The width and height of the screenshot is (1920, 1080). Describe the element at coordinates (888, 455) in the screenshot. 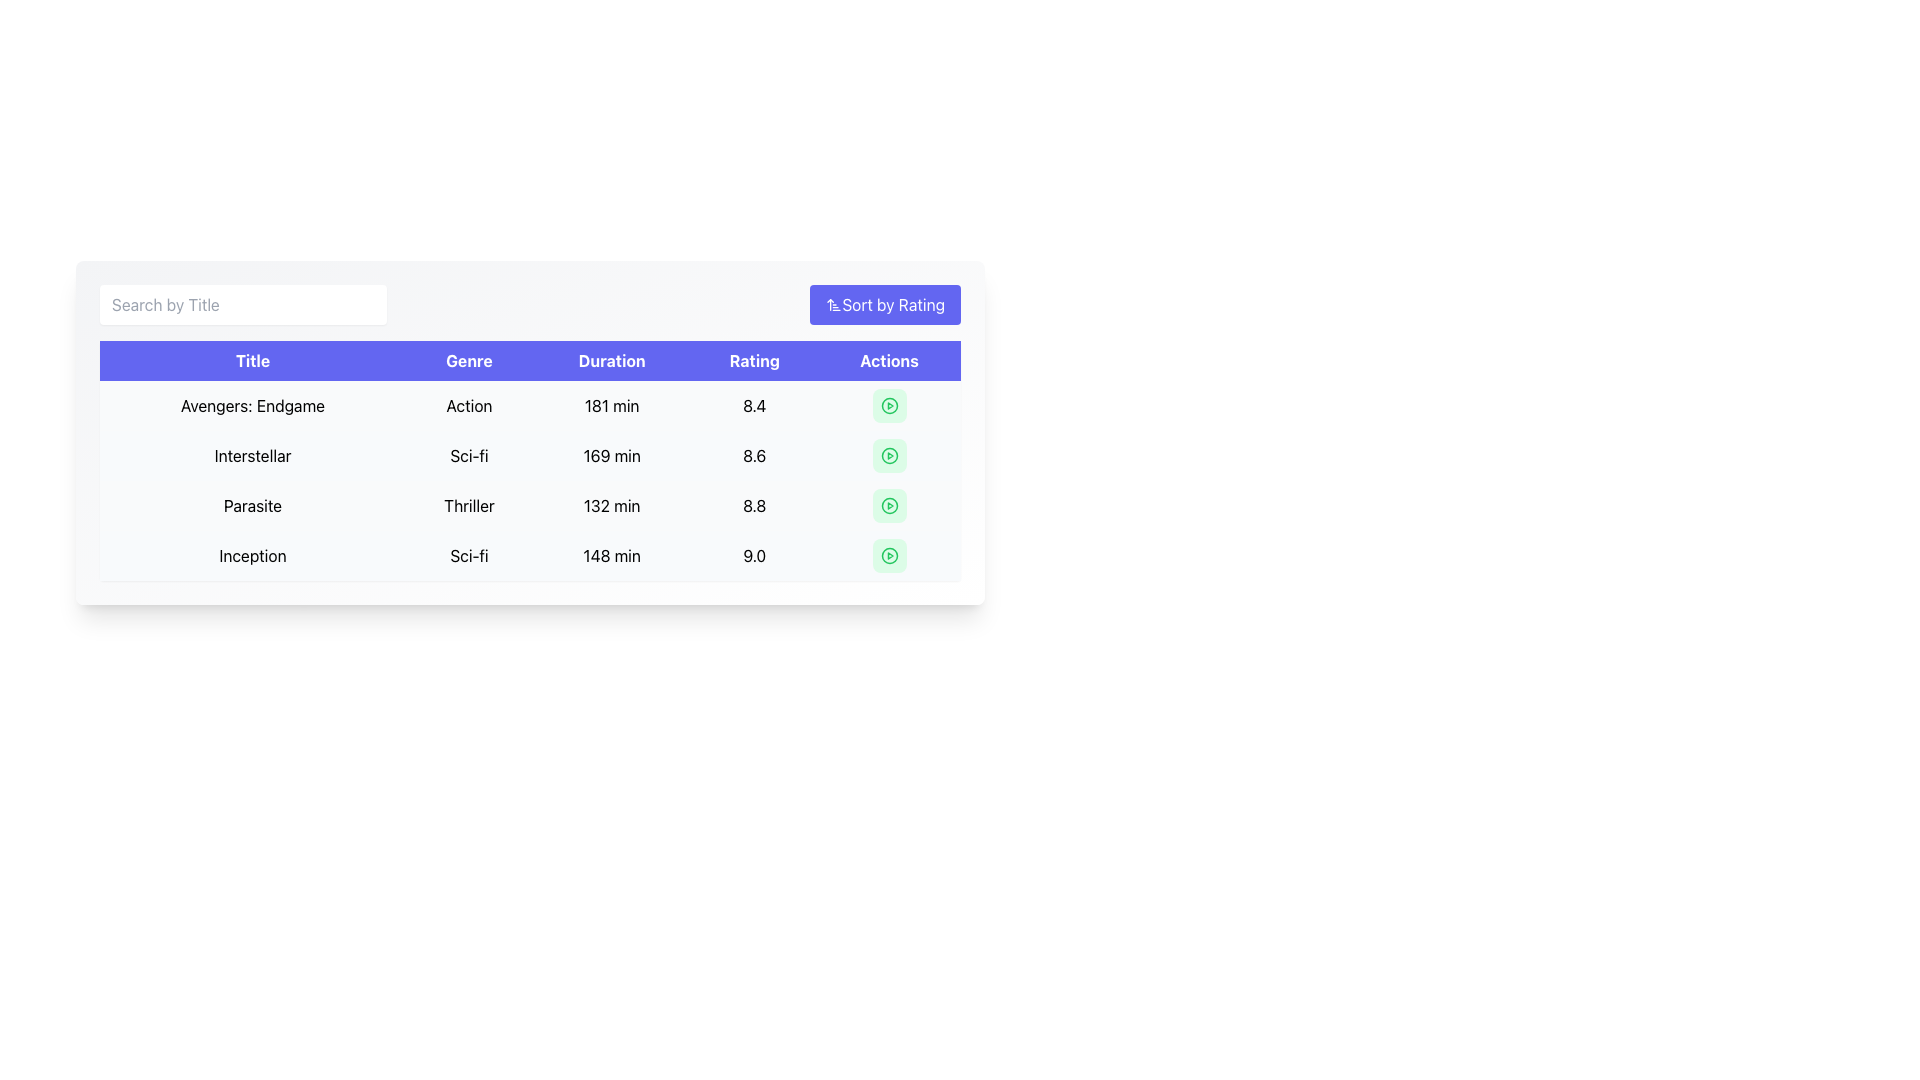

I see `the circular play button with a green circle and play icon located` at that location.